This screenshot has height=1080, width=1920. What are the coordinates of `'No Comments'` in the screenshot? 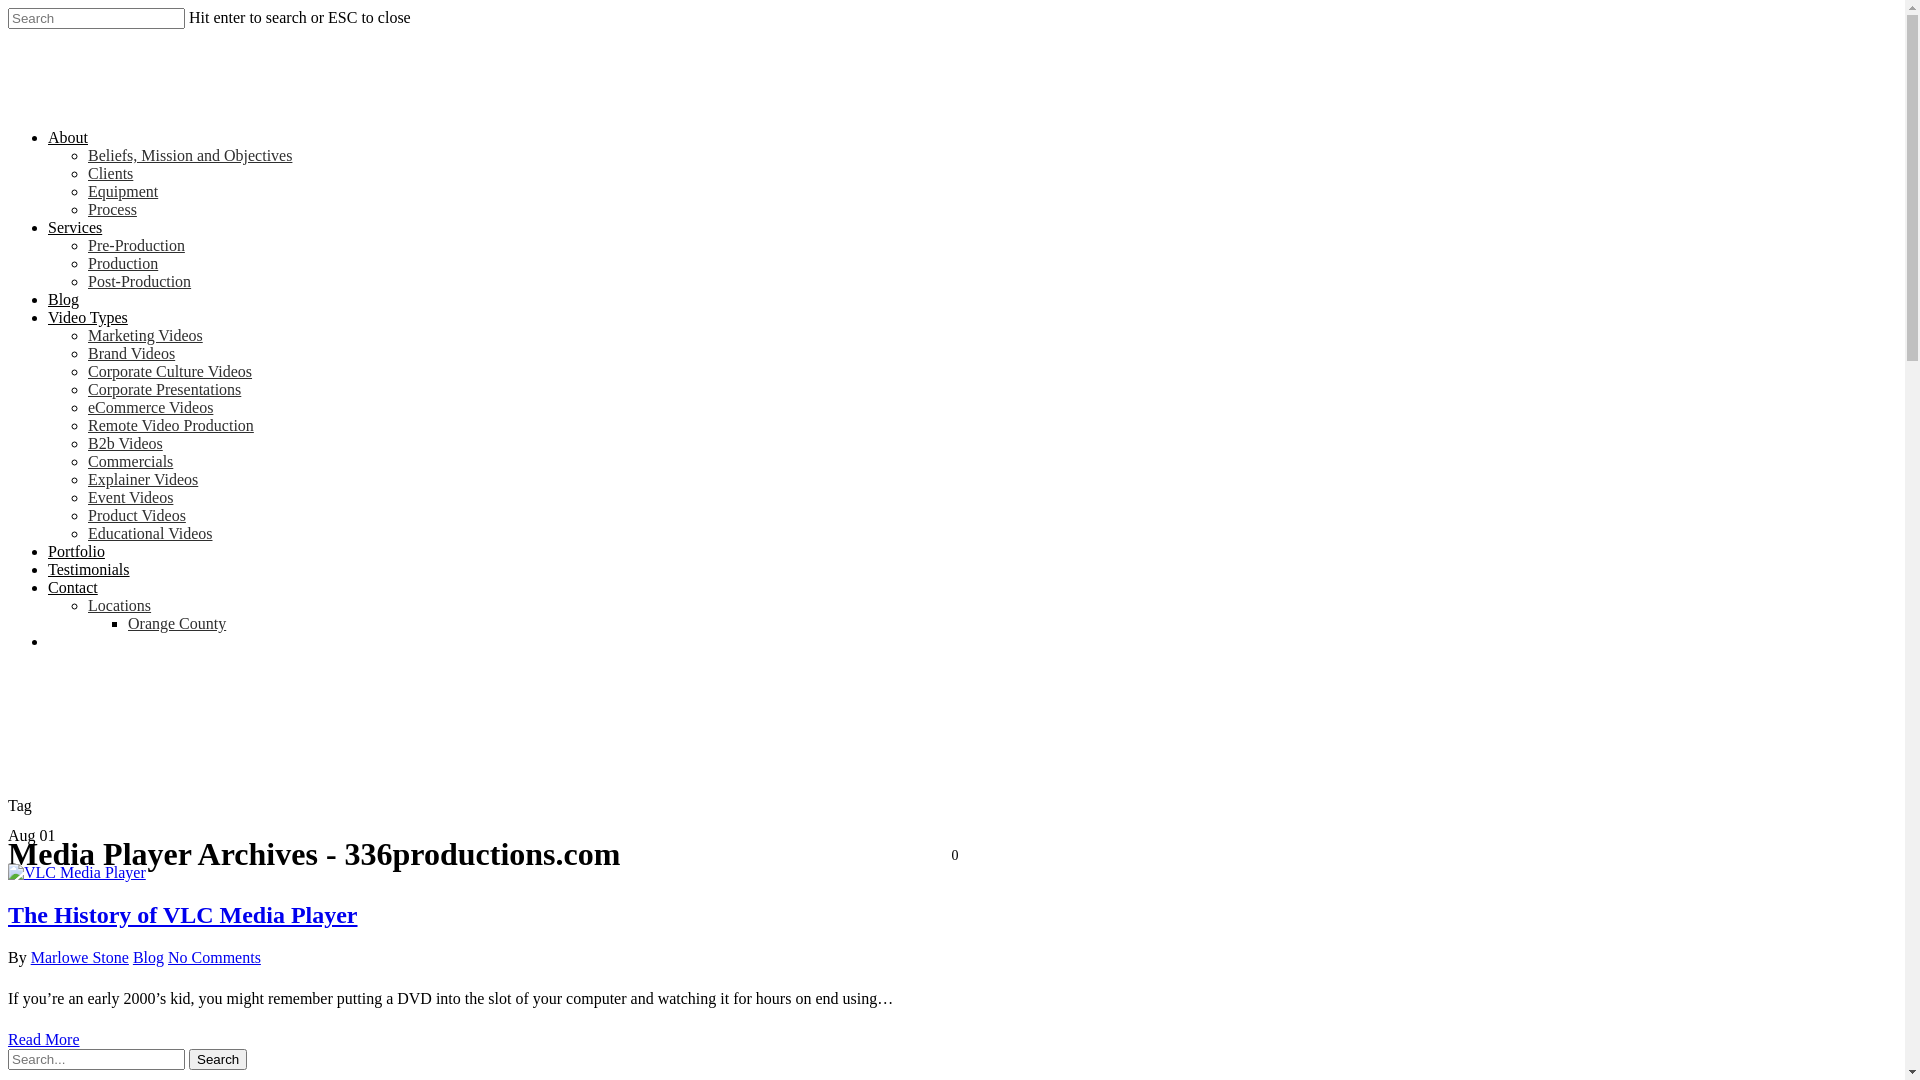 It's located at (168, 956).